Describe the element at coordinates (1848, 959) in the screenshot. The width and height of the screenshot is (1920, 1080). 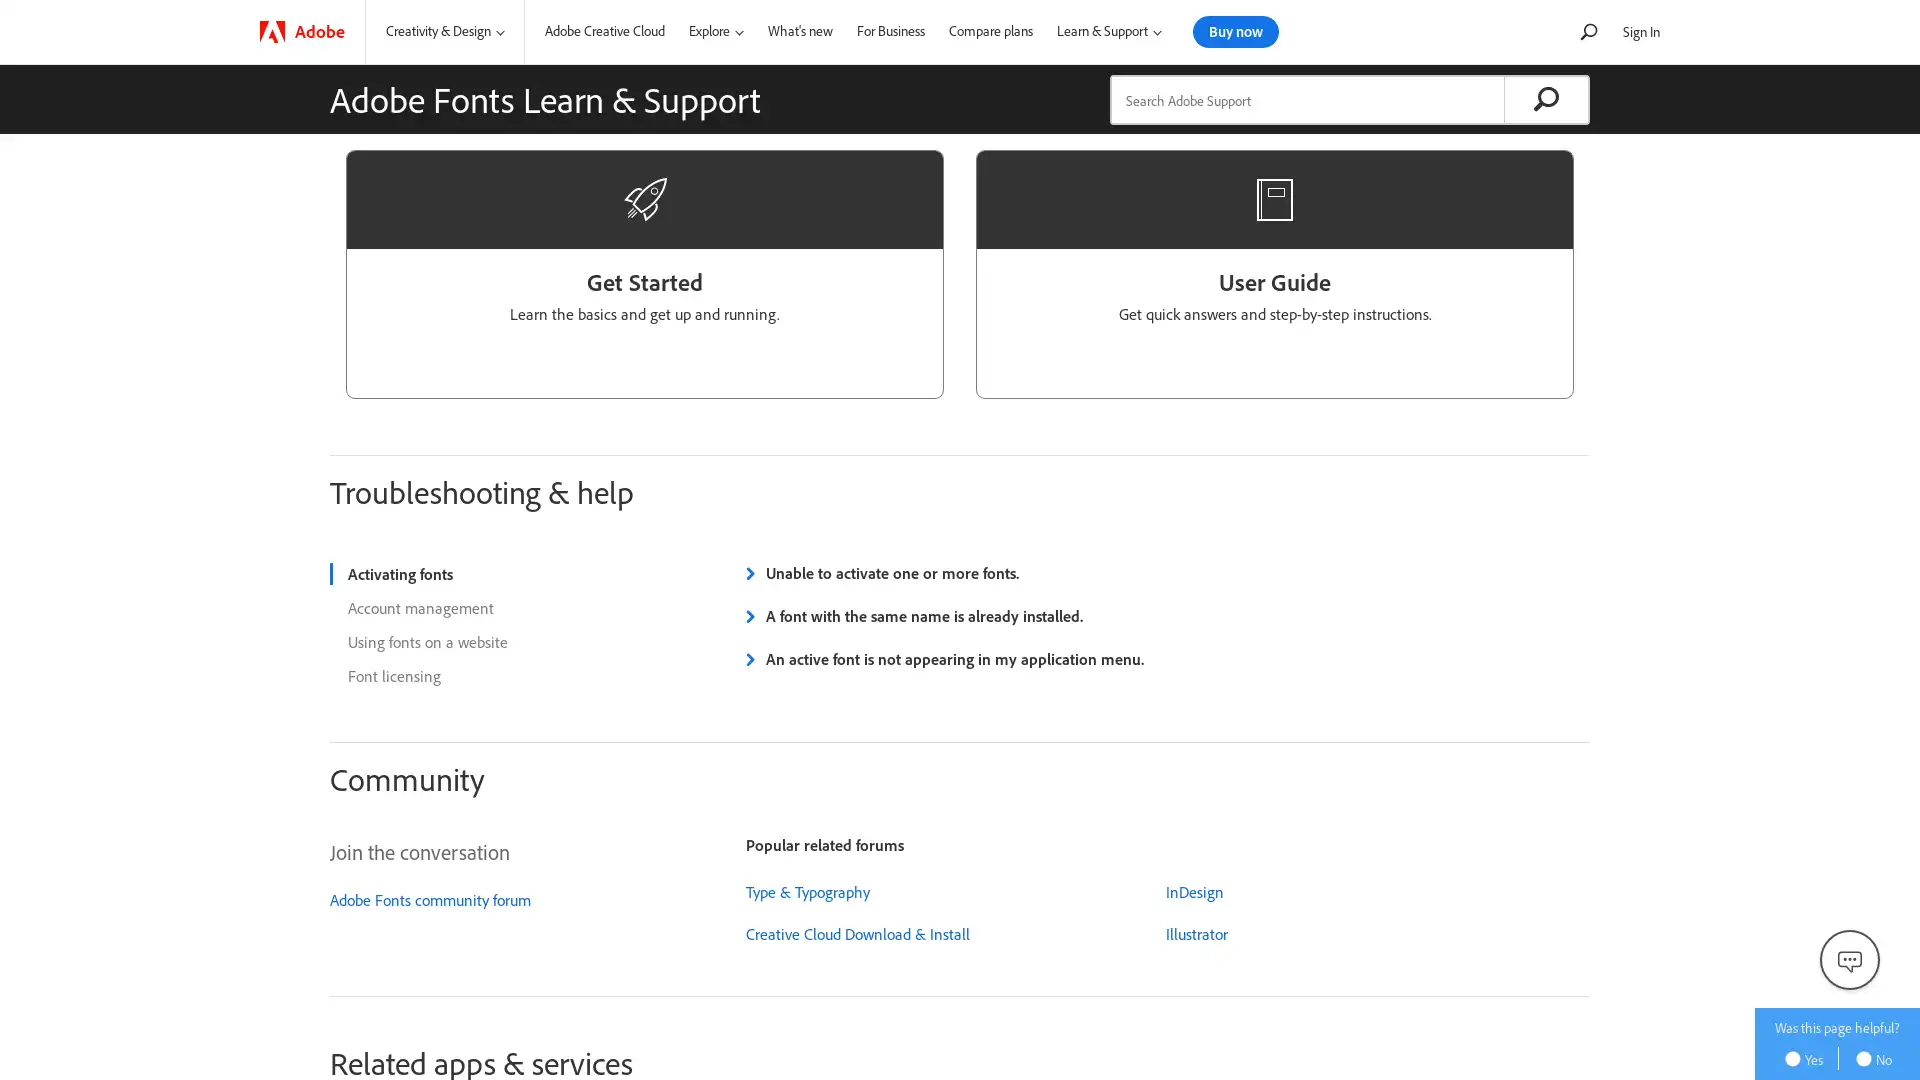
I see `Contact us` at that location.